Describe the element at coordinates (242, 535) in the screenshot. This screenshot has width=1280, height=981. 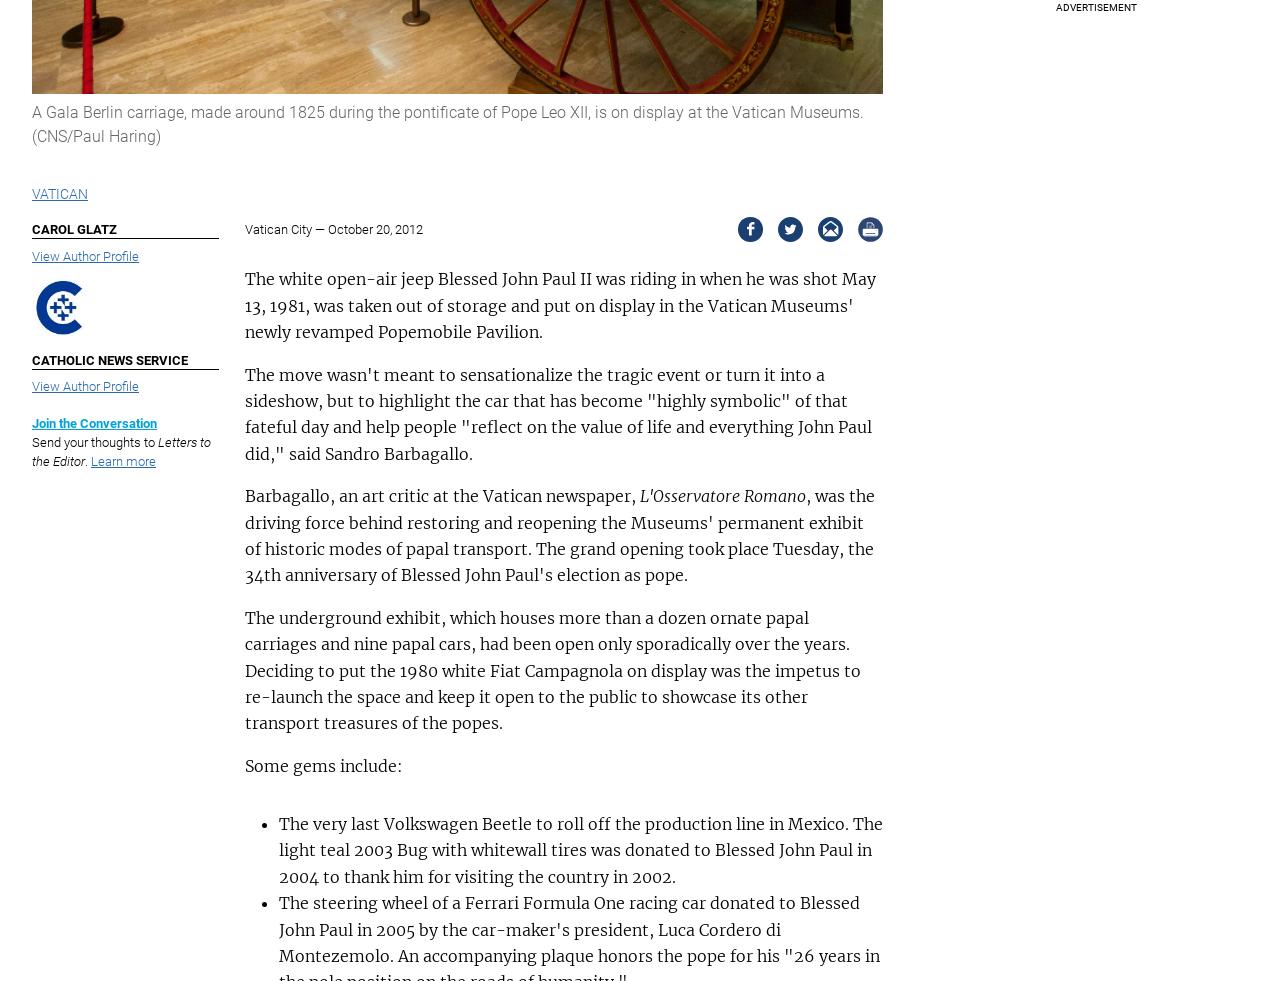
I see `', was the driving force behind restoring and reopening the Museums' permanent exhibit of historic modes of papal transport. The grand opening took place Tuesday, the 34th anniversary of Blessed John Paul's election as pope.'` at that location.